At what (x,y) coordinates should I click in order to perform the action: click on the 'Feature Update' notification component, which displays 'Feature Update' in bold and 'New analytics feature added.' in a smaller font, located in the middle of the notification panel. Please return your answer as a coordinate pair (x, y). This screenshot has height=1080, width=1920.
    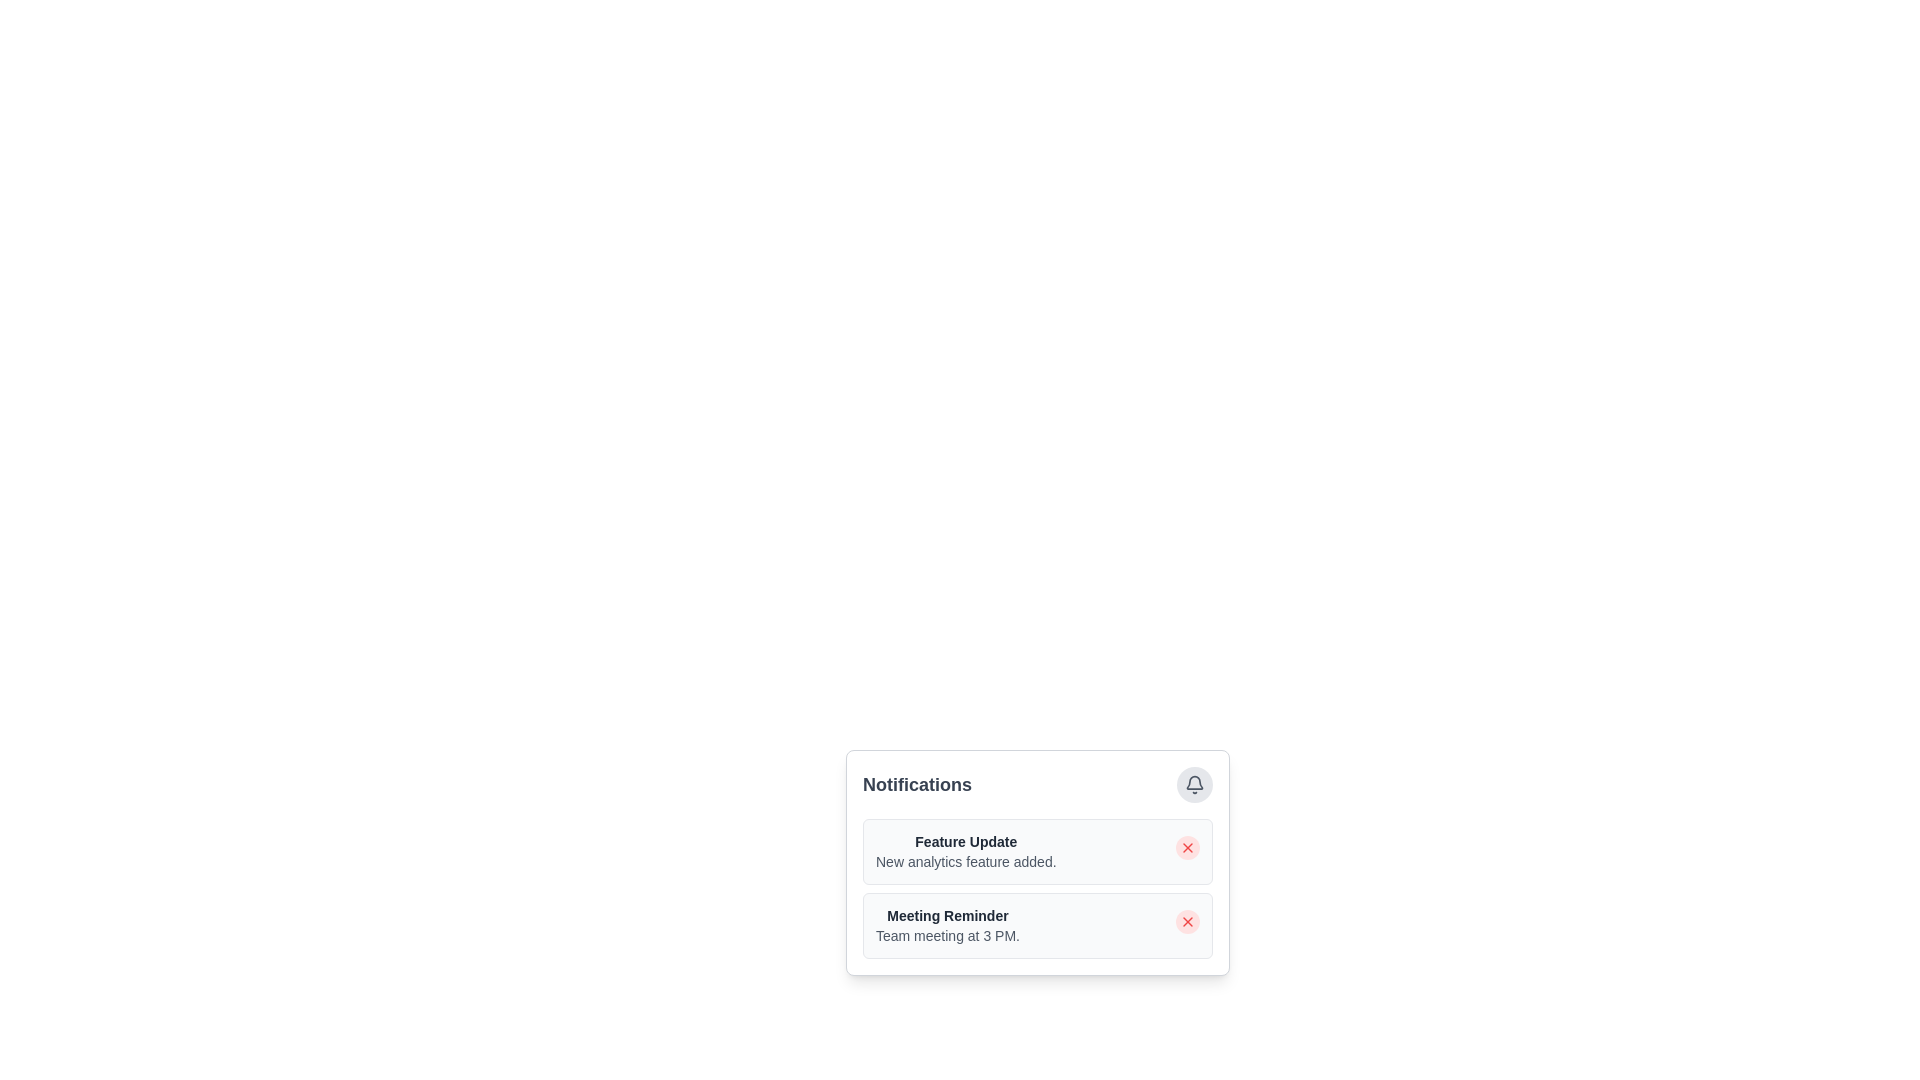
    Looking at the image, I should click on (966, 852).